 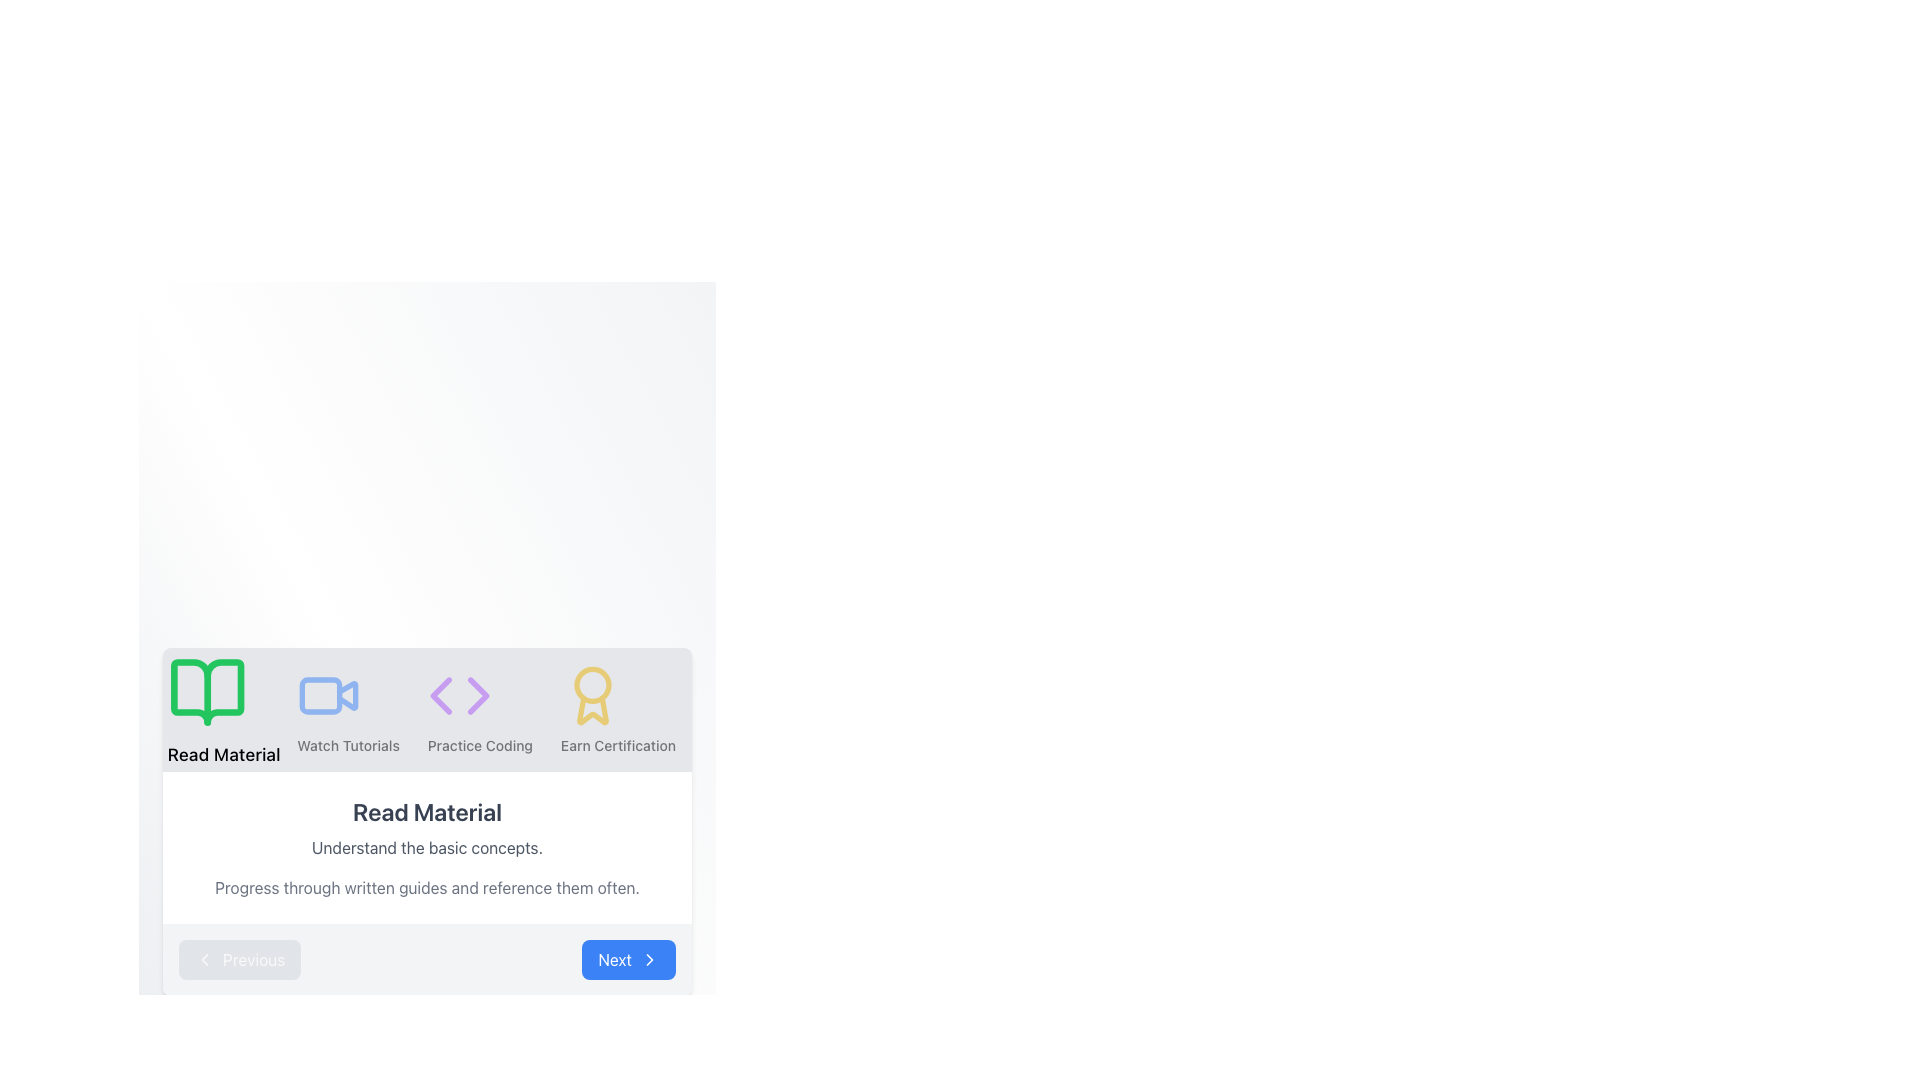 I want to click on the interactive instruction/navigation bar with labeled sections, so click(x=426, y=708).